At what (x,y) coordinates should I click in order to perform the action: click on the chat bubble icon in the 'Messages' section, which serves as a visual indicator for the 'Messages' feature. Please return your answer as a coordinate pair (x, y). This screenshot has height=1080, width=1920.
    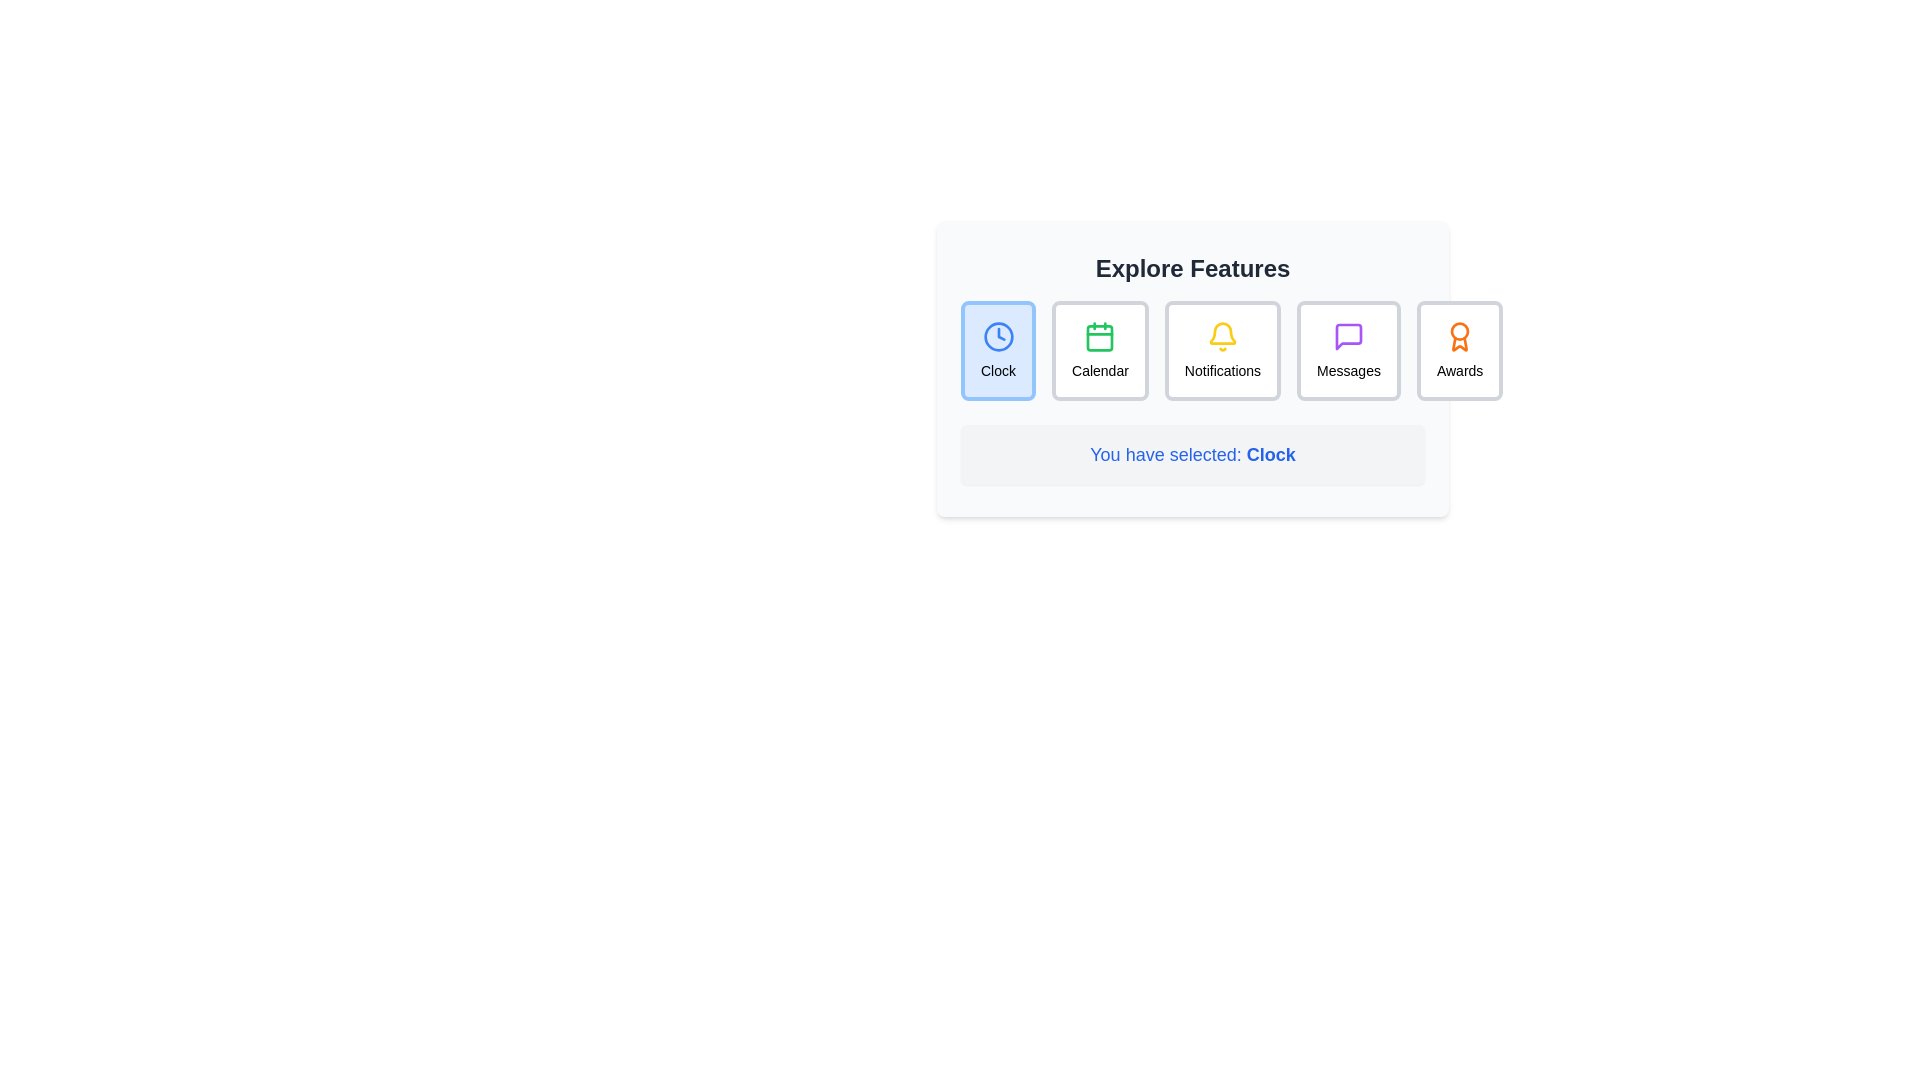
    Looking at the image, I should click on (1348, 335).